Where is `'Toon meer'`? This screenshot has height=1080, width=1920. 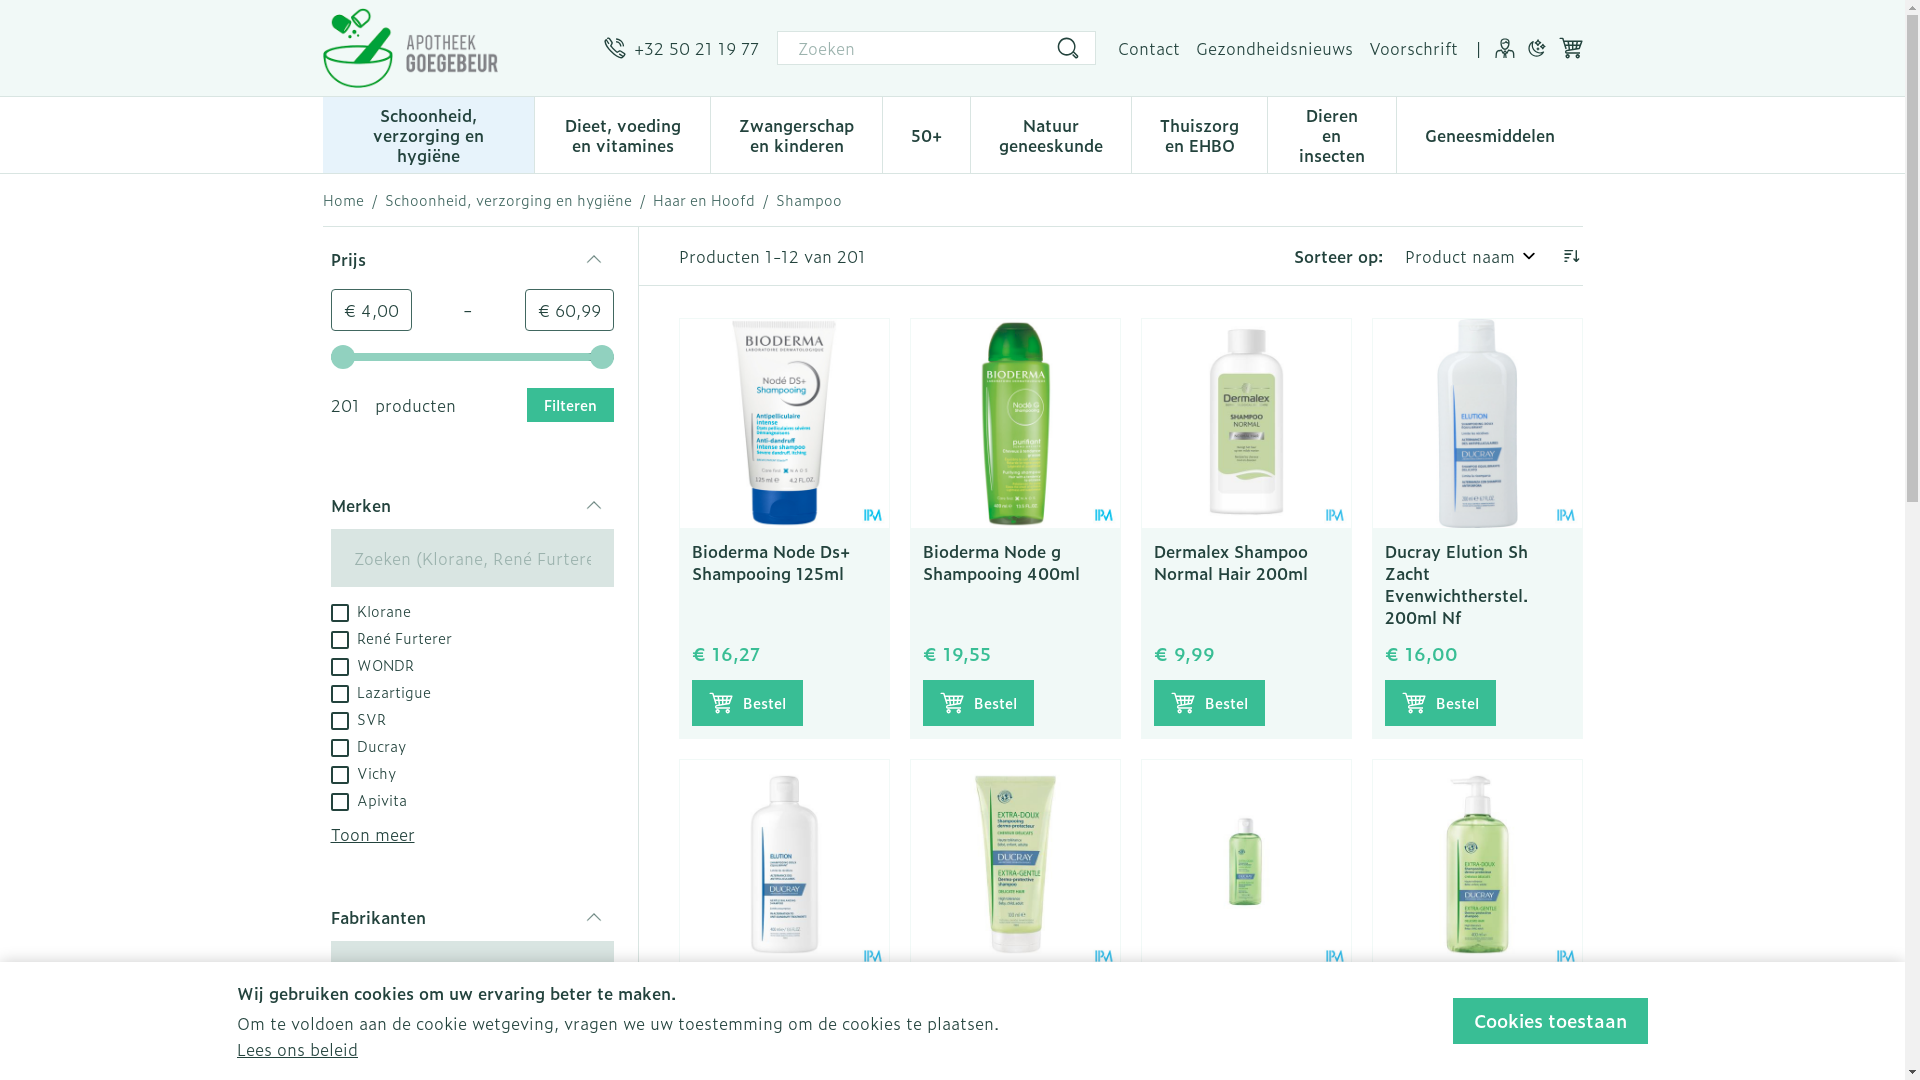 'Toon meer' is located at coordinates (372, 833).